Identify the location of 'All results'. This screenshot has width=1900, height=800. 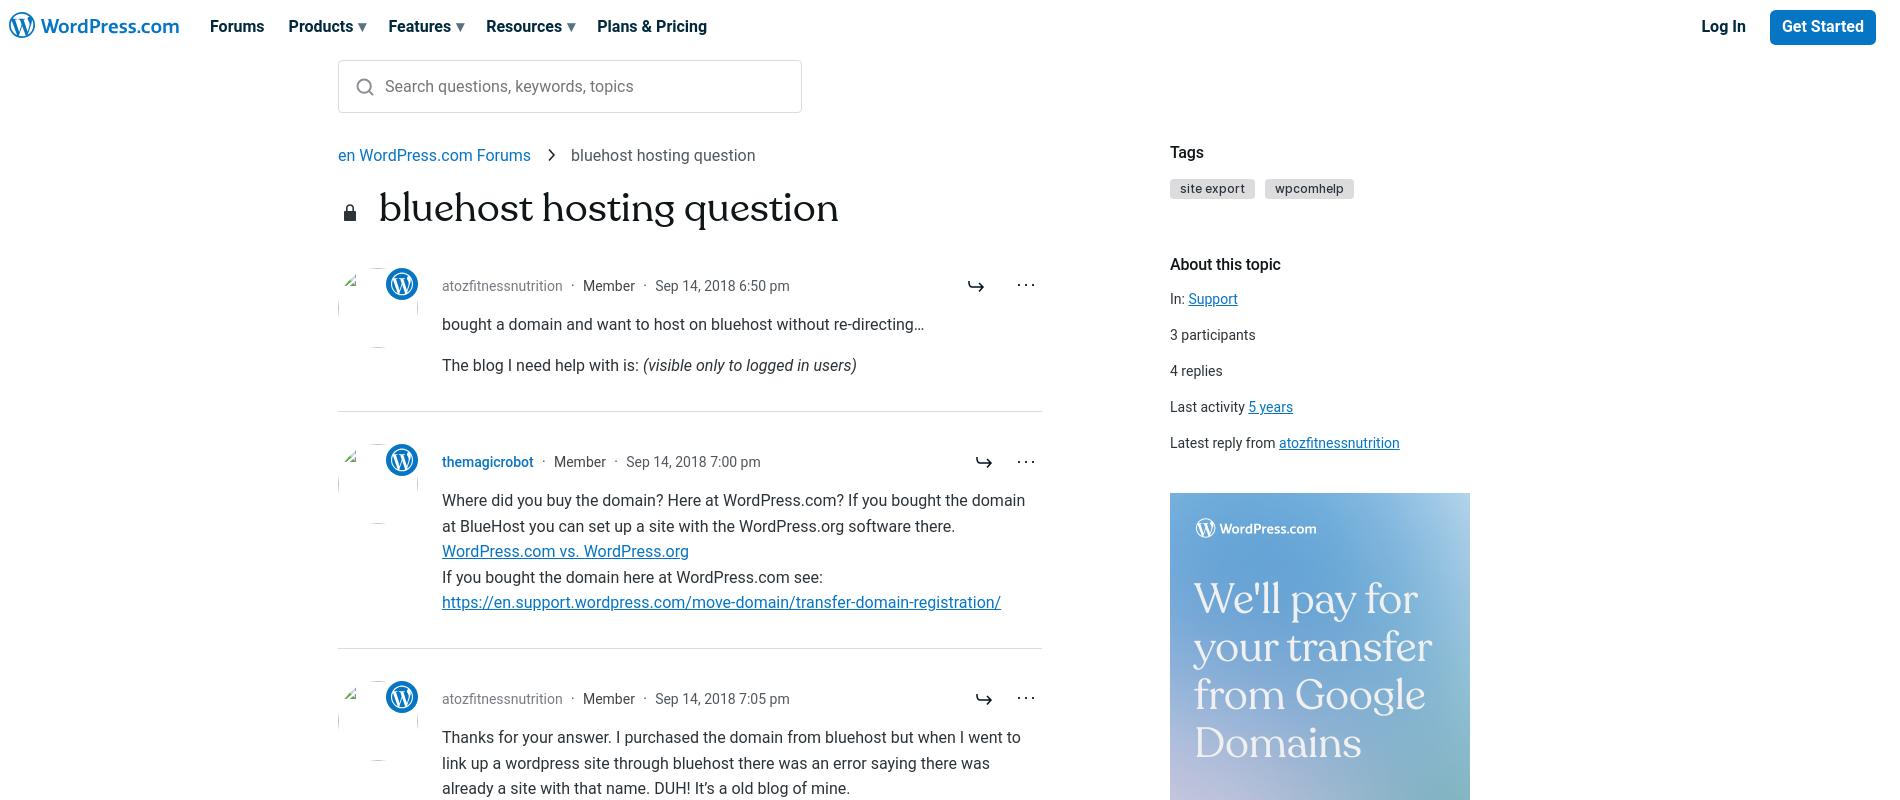
(364, 136).